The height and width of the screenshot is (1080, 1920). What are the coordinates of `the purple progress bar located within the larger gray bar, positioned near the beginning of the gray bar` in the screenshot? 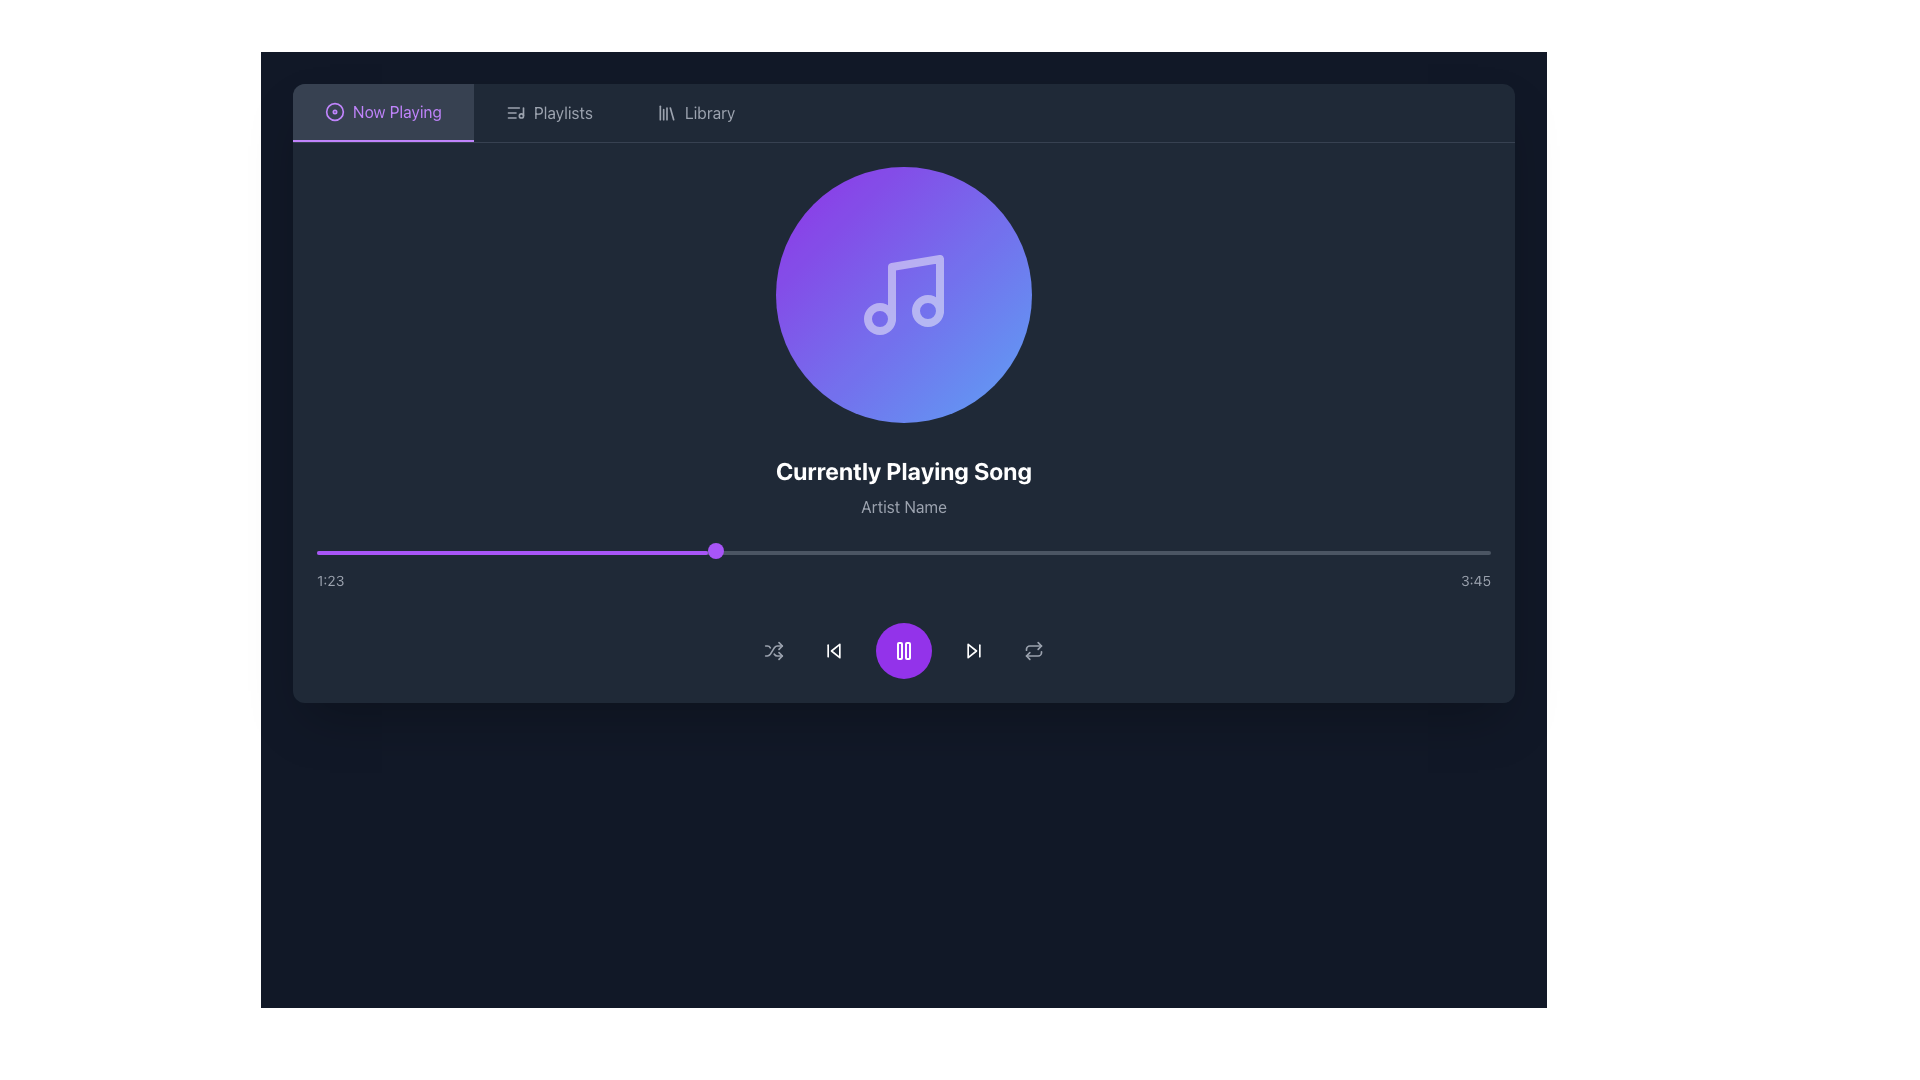 It's located at (512, 552).